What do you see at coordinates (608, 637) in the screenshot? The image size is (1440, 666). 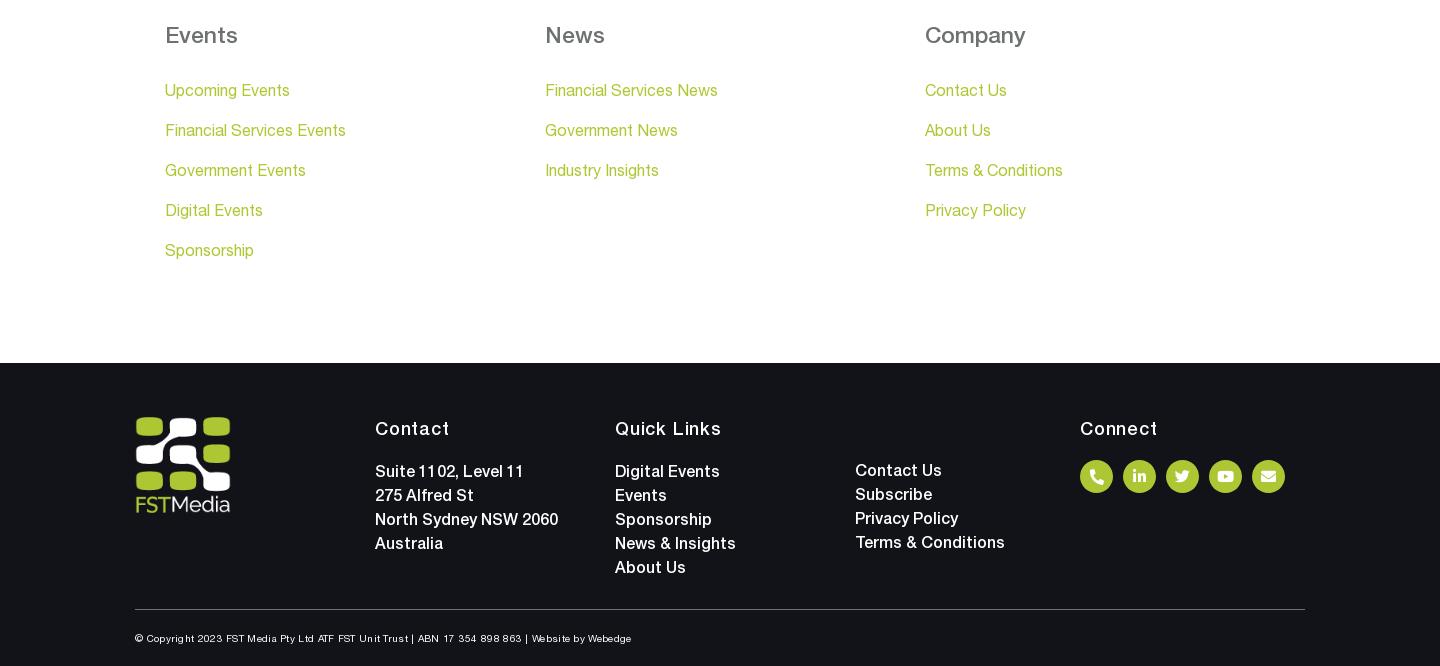 I see `'Webedge'` at bounding box center [608, 637].